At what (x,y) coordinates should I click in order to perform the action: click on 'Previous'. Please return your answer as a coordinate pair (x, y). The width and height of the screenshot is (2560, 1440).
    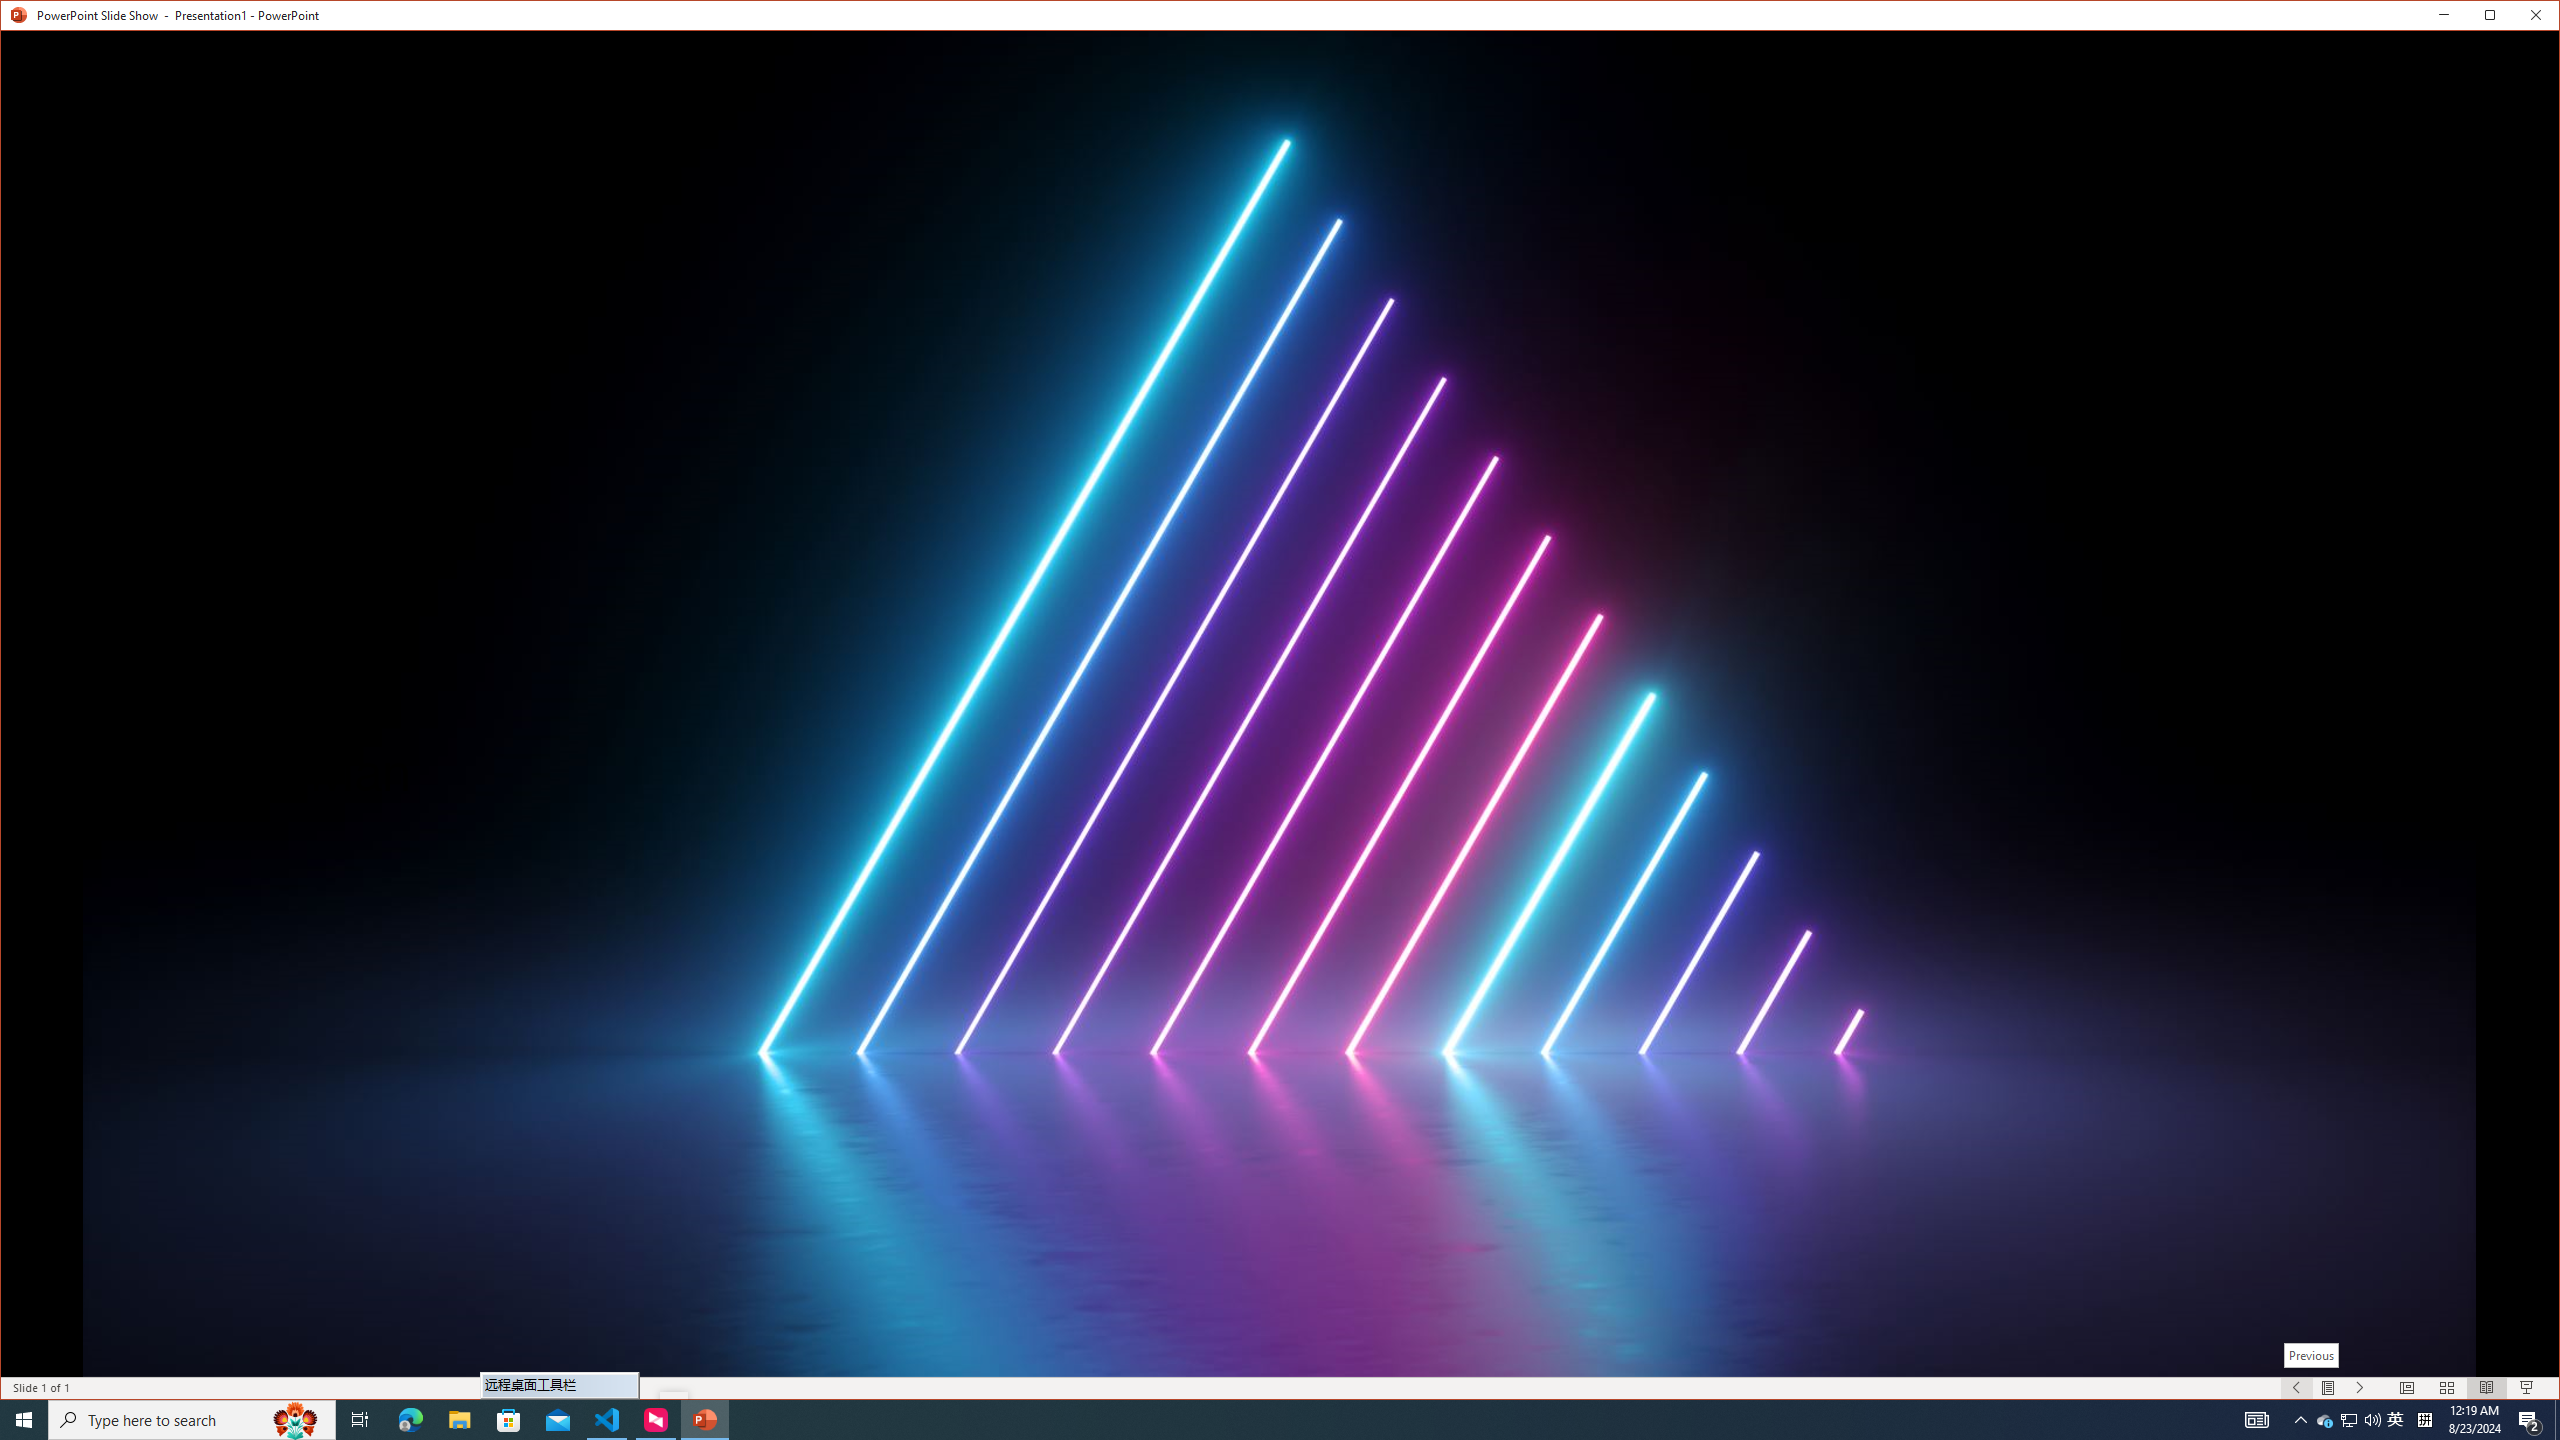
    Looking at the image, I should click on (2311, 1355).